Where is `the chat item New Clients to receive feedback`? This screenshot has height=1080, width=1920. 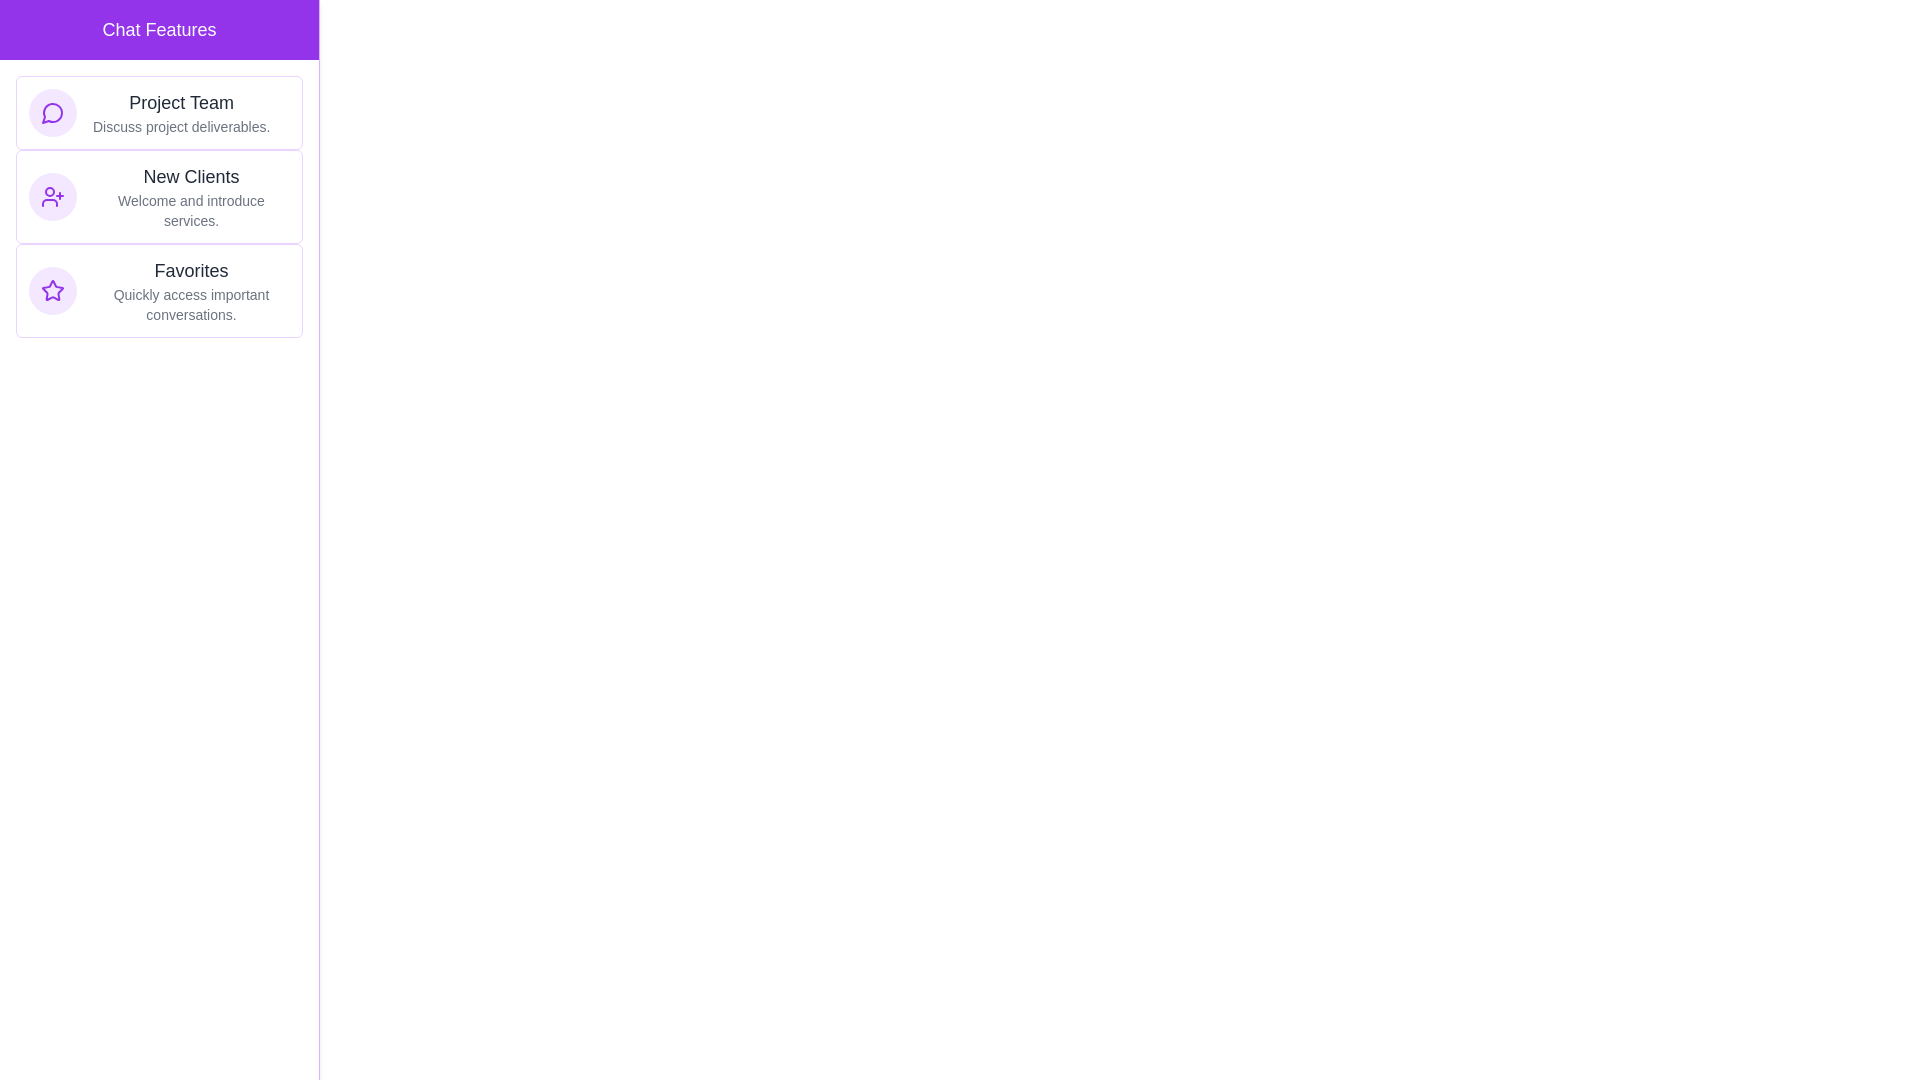
the chat item New Clients to receive feedback is located at coordinates (158, 196).